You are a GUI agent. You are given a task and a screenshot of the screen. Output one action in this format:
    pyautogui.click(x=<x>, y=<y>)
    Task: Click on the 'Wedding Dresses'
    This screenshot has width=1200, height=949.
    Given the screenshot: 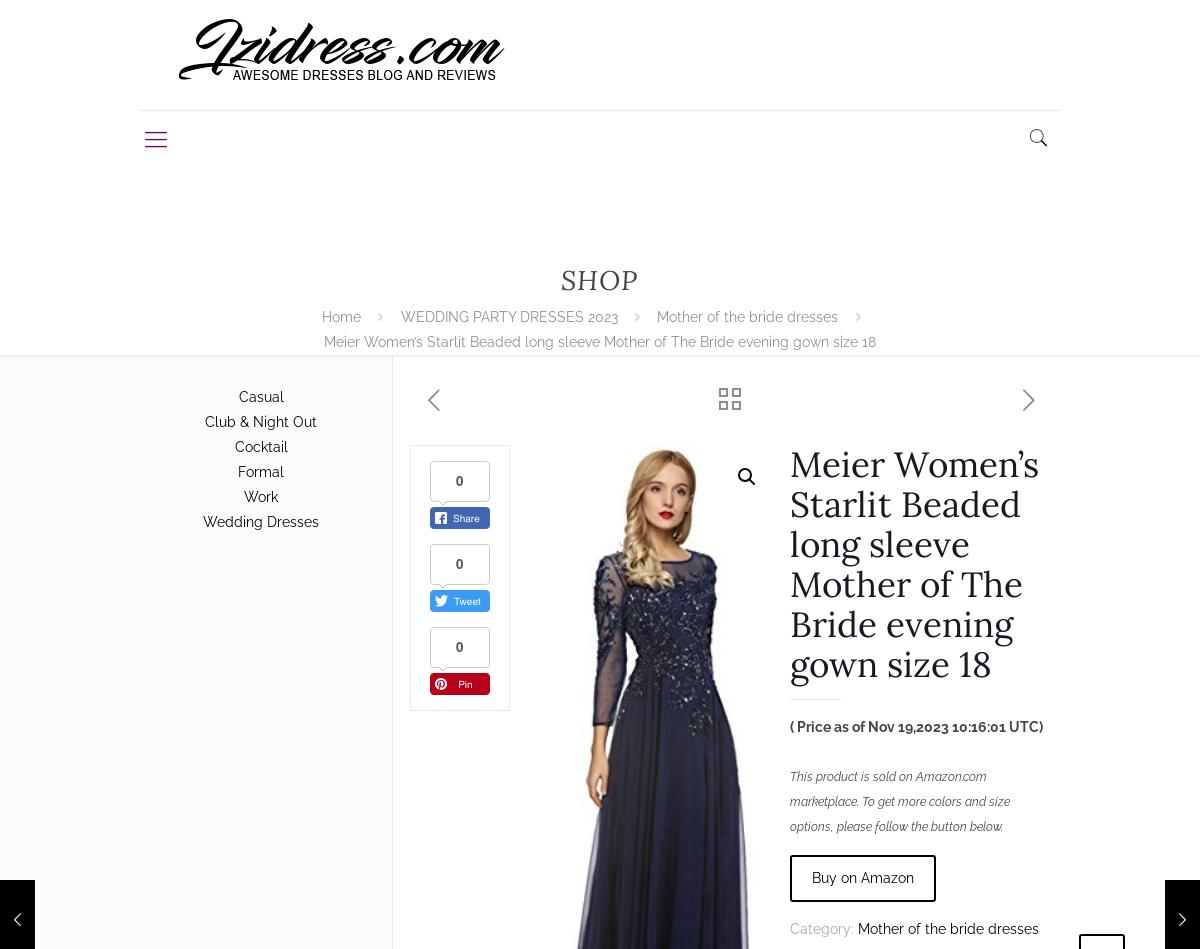 What is the action you would take?
    pyautogui.click(x=260, y=521)
    